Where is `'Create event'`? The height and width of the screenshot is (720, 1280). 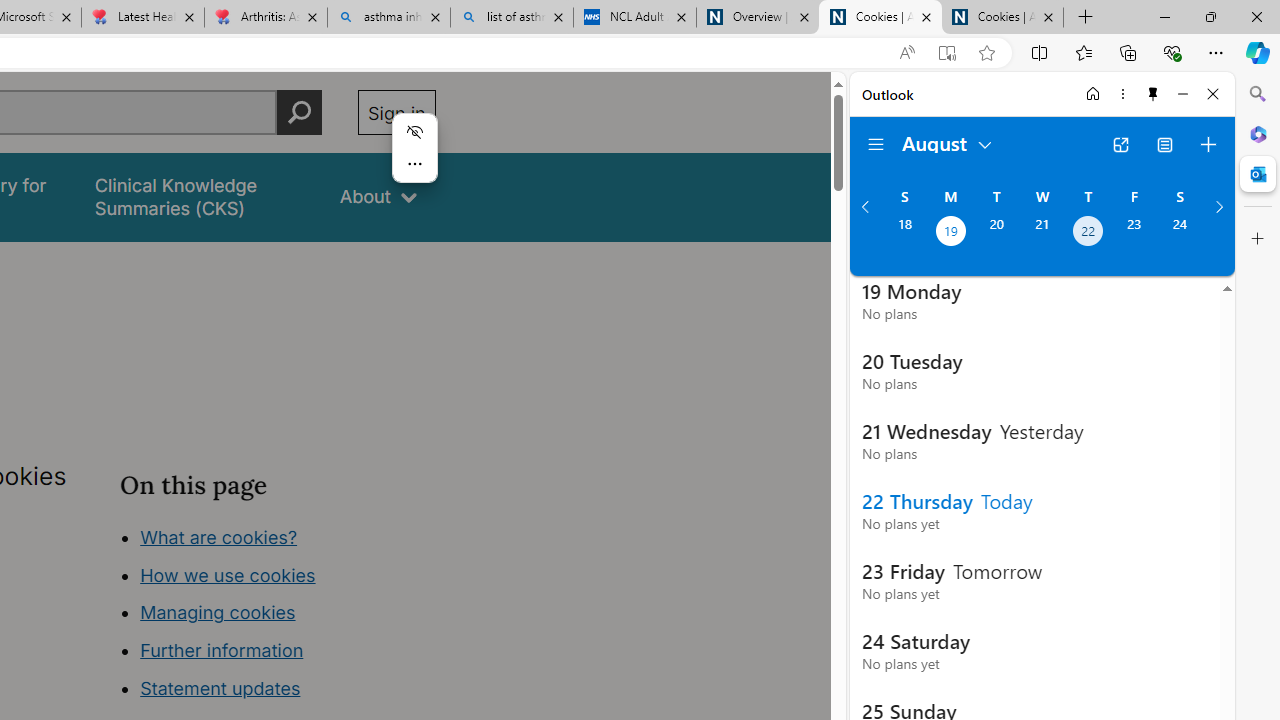 'Create event' is located at coordinates (1207, 144).